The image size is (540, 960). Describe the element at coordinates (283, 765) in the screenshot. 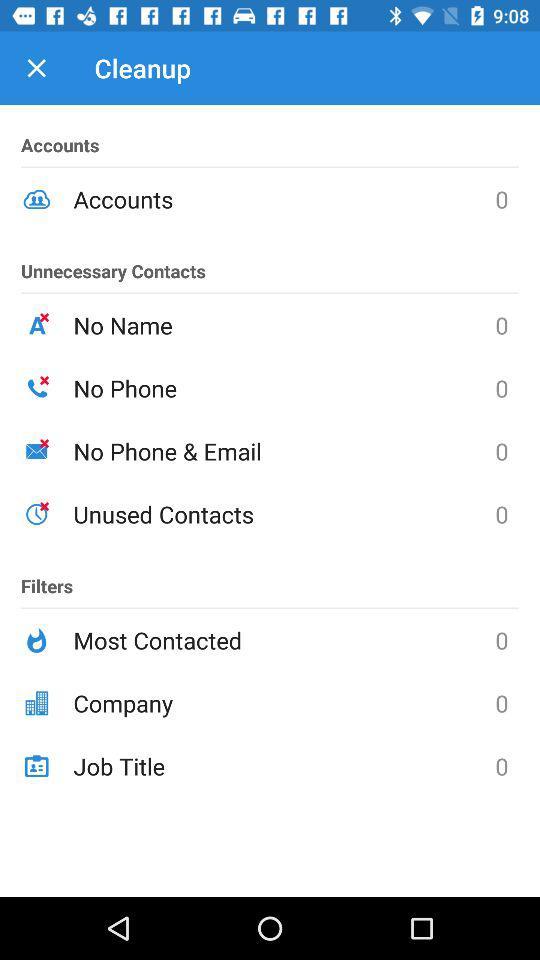

I see `the job title icon` at that location.